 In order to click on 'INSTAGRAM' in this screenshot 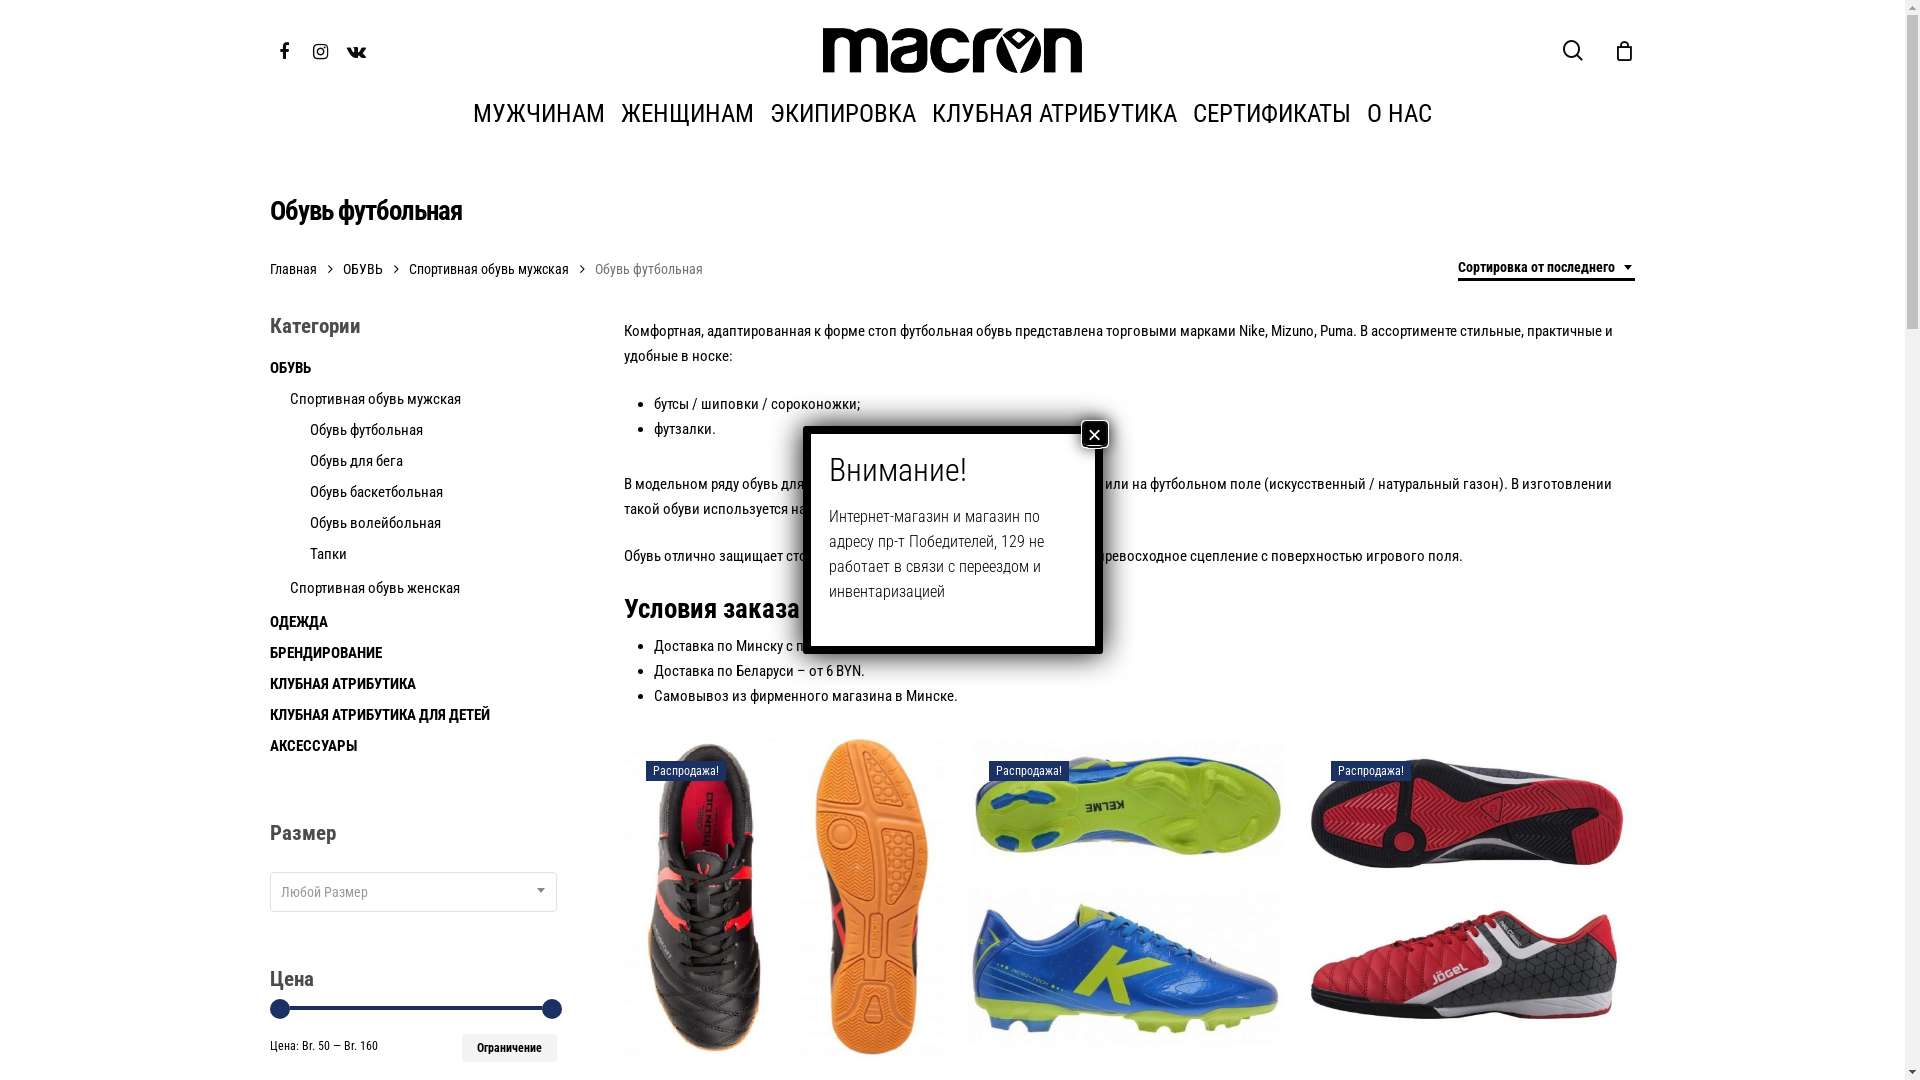, I will do `click(320, 49)`.